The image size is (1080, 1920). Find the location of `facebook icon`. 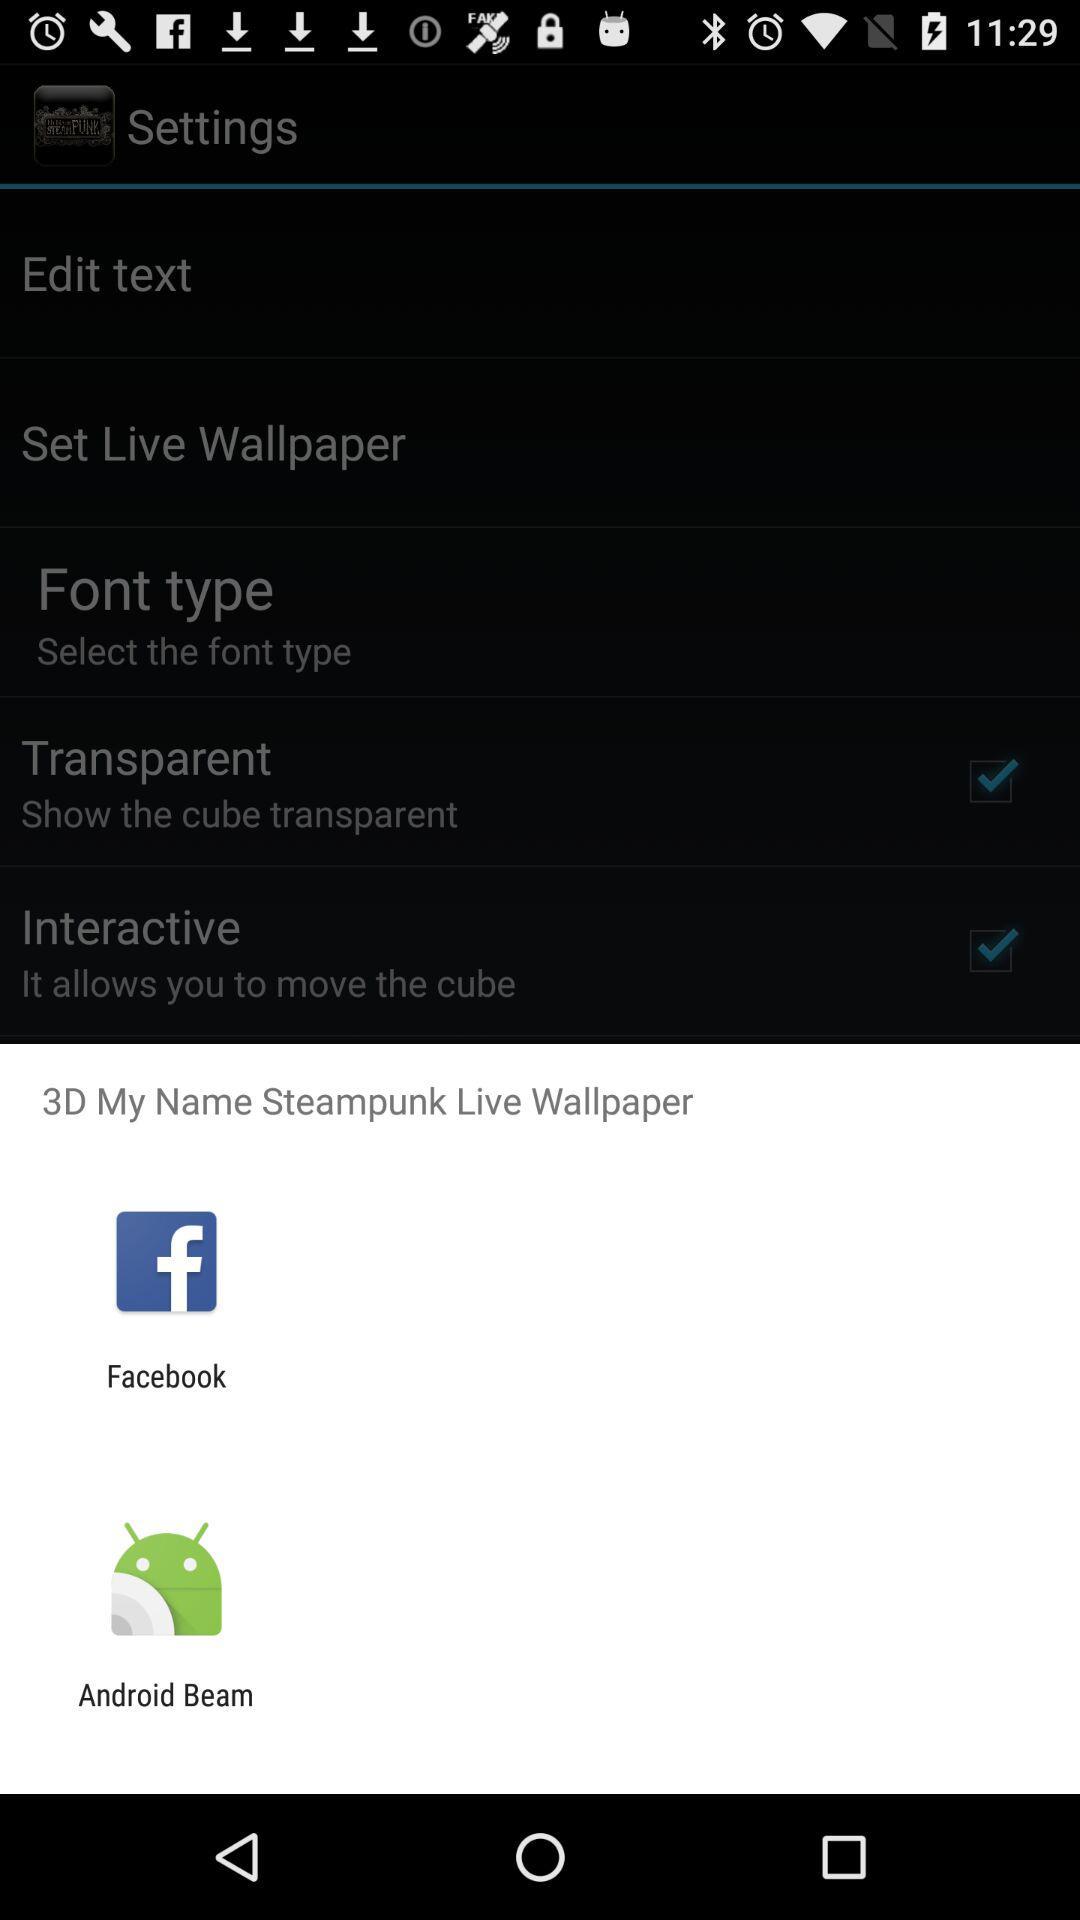

facebook icon is located at coordinates (165, 1392).